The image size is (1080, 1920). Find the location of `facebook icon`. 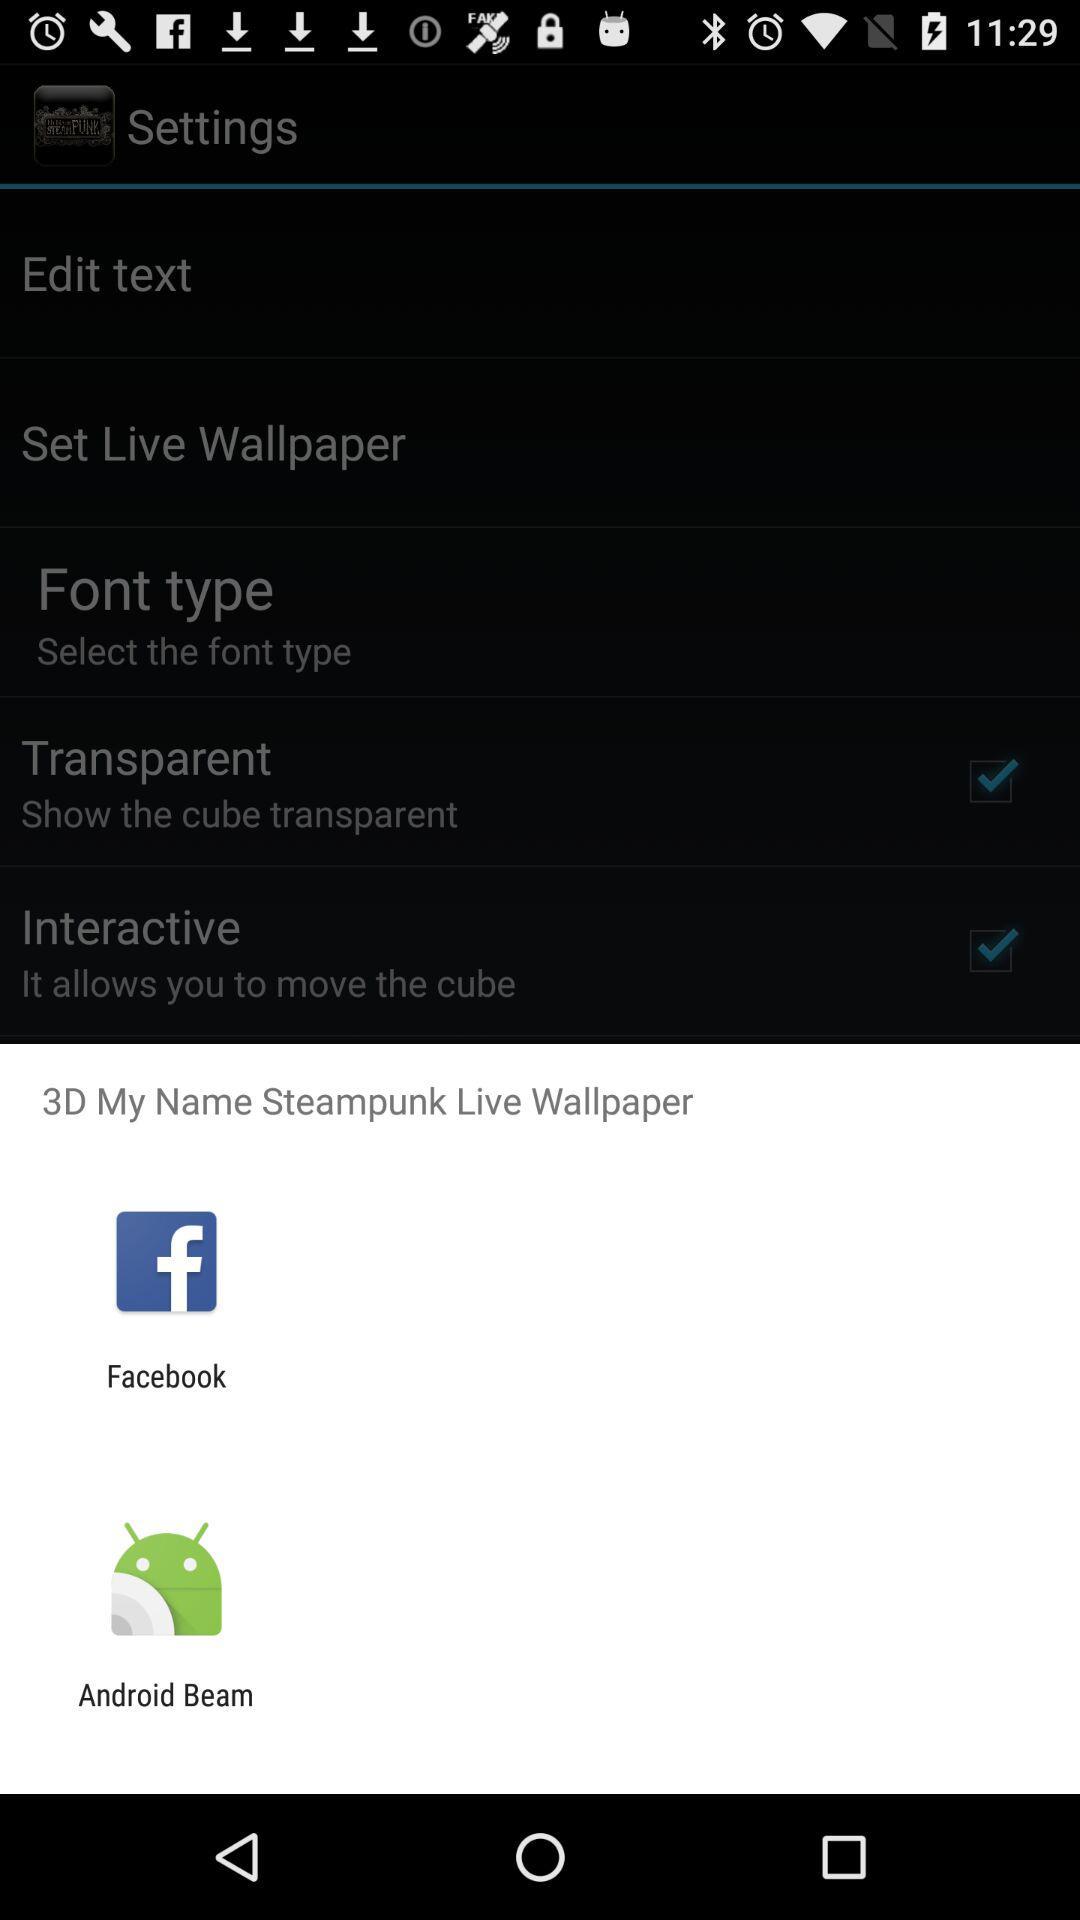

facebook icon is located at coordinates (165, 1392).